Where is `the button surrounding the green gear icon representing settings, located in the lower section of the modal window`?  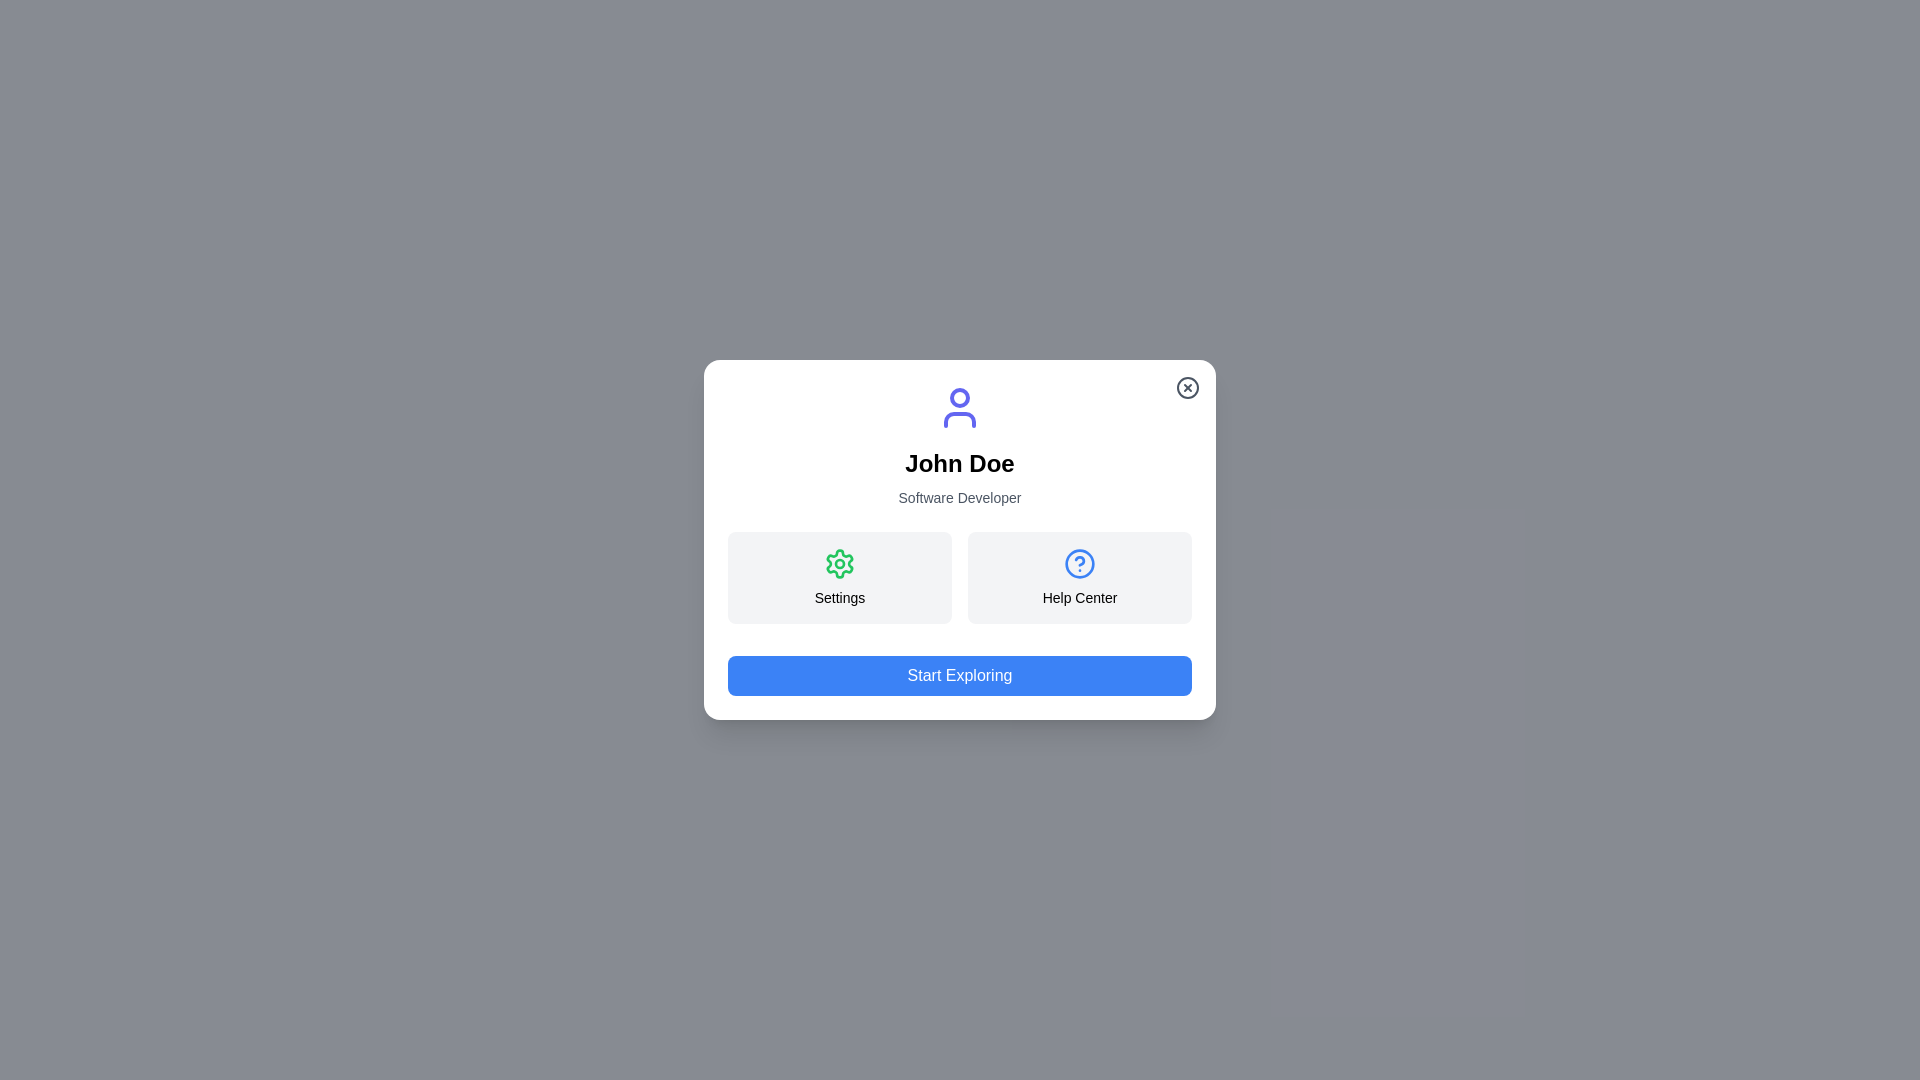
the button surrounding the green gear icon representing settings, located in the lower section of the modal window is located at coordinates (840, 563).